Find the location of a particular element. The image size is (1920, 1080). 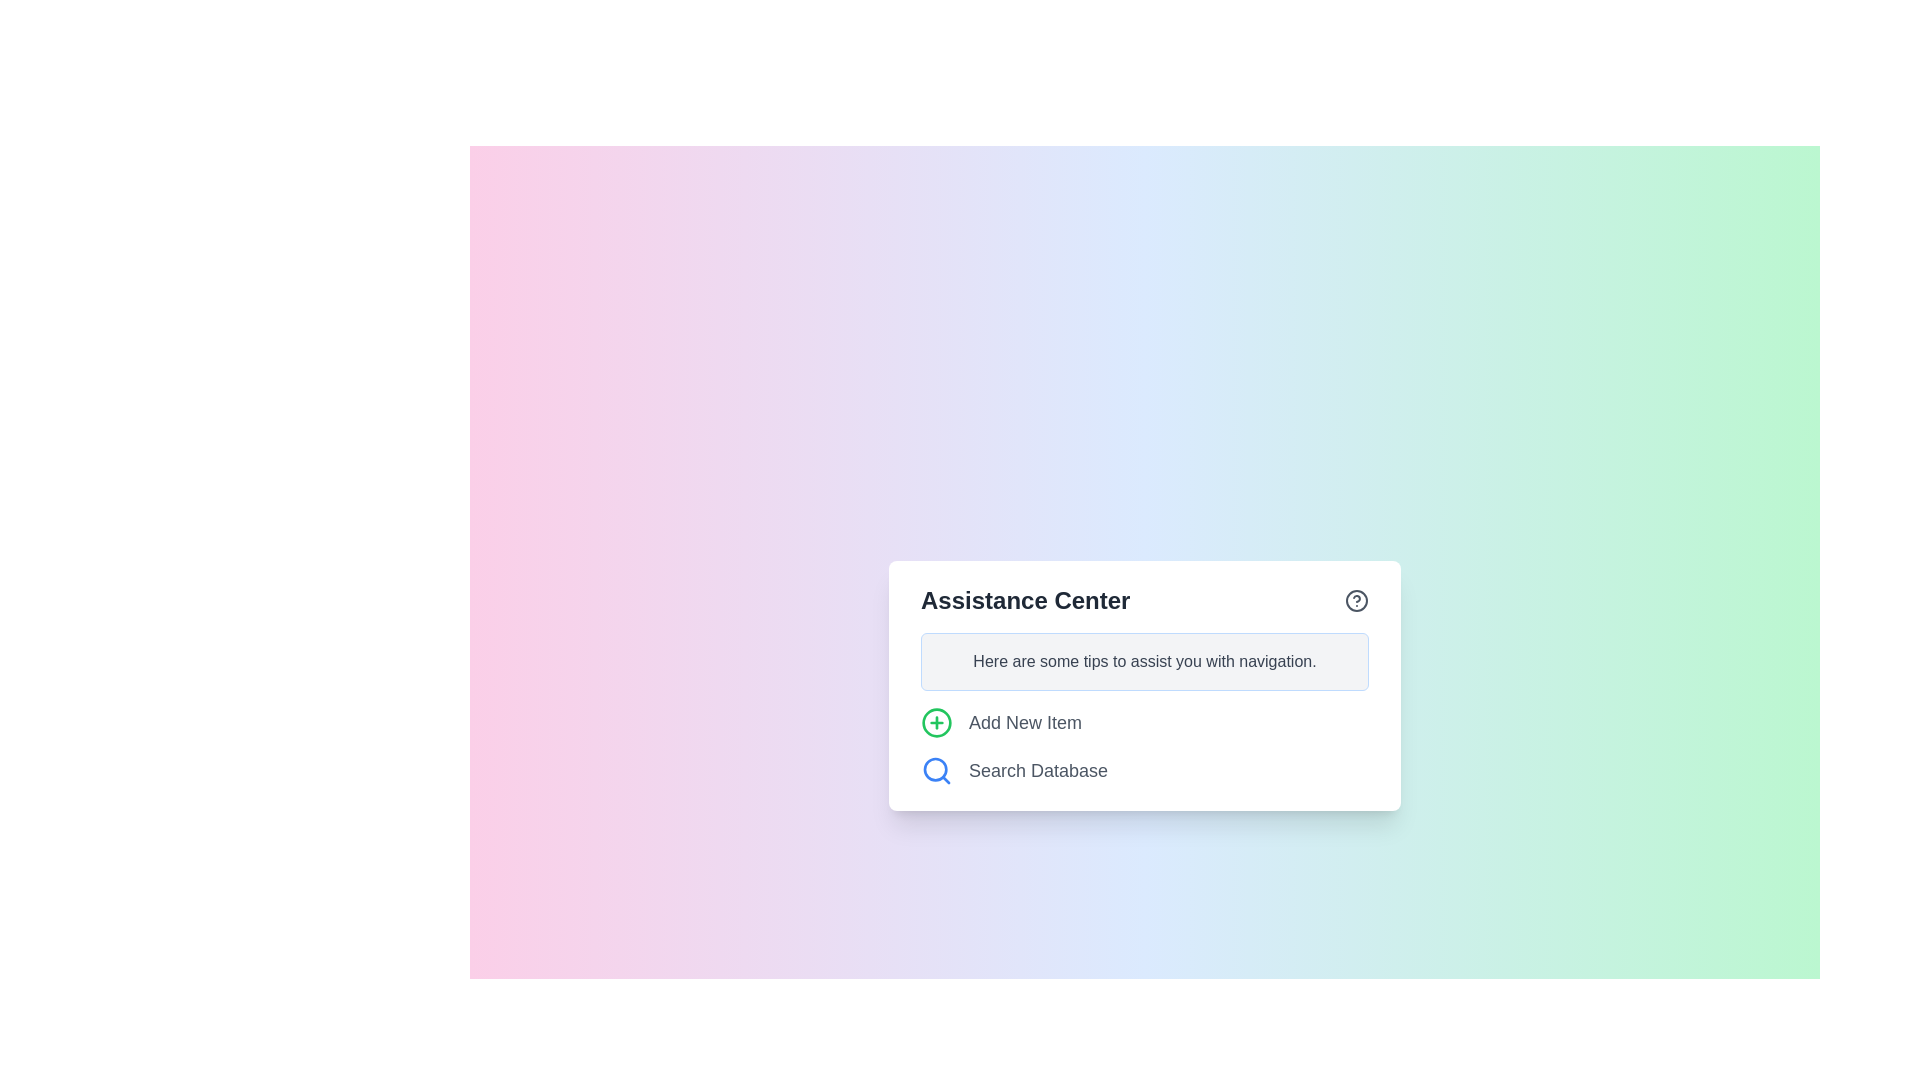

the static text label located in the lower right section of the card-like component, positioned to the right of the blue circular search icon is located at coordinates (1038, 770).